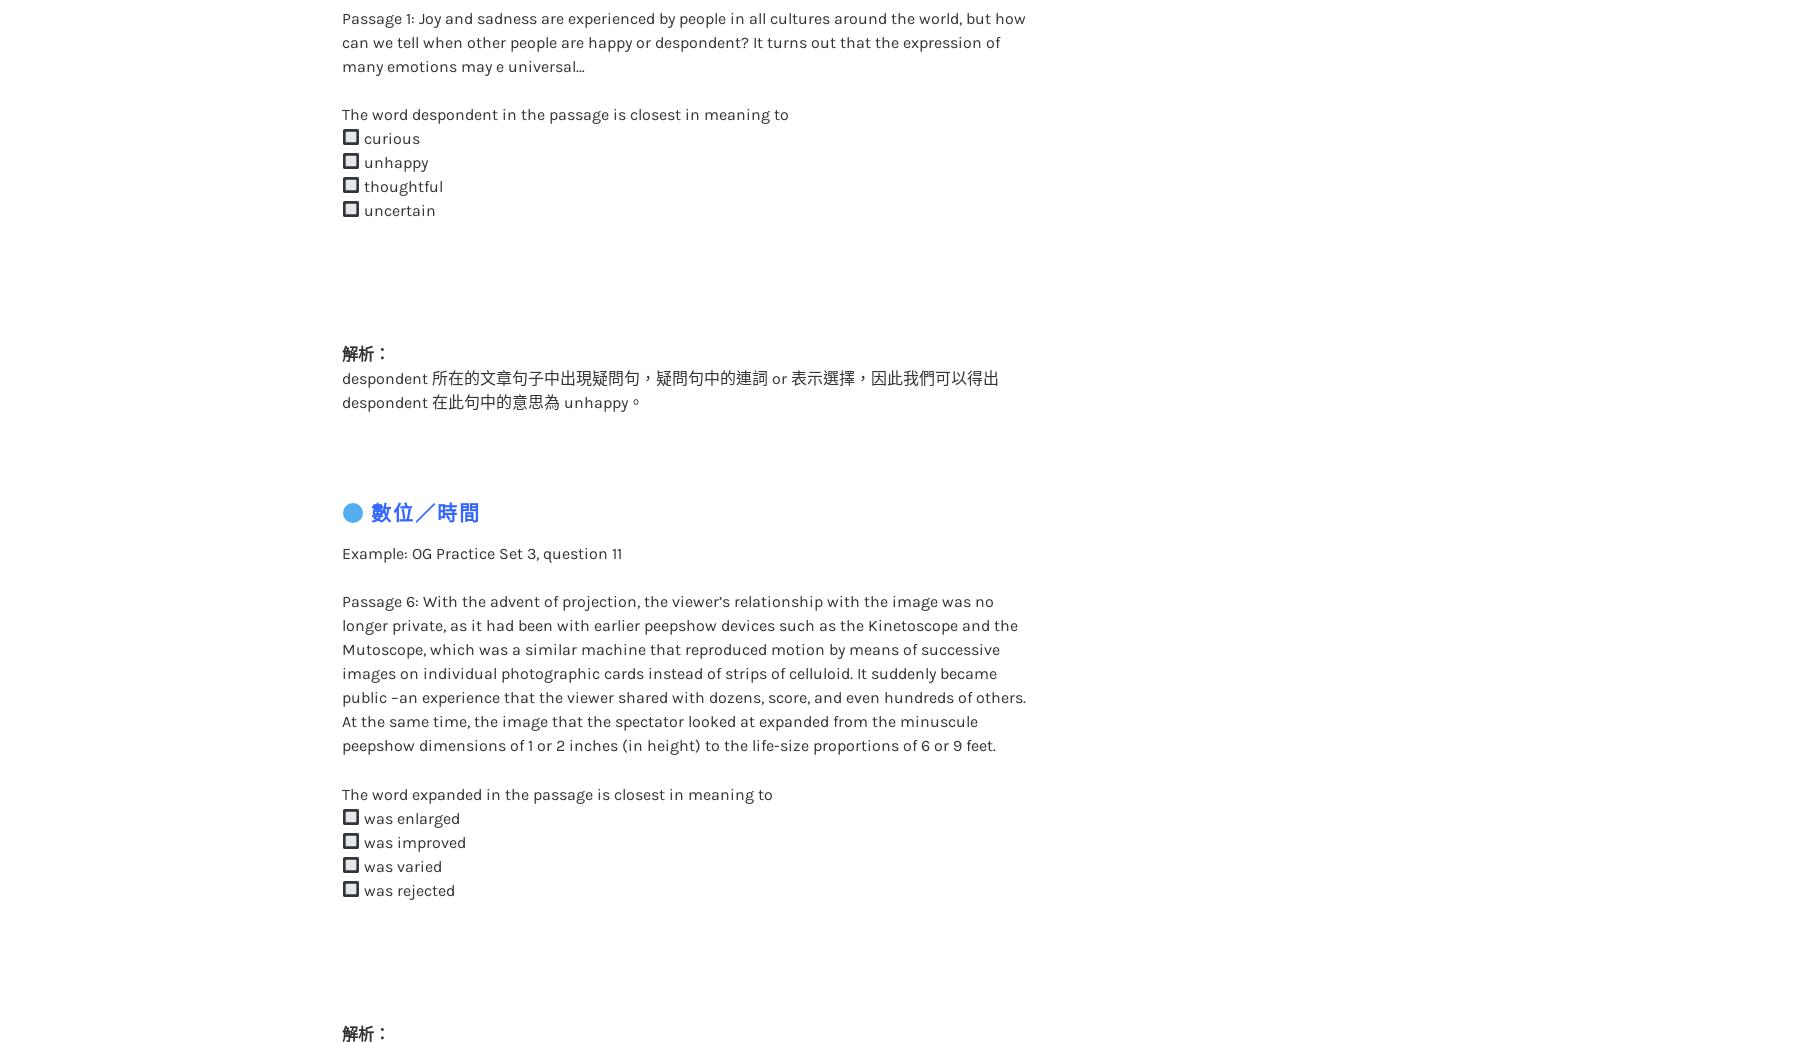 The width and height of the screenshot is (1803, 1042). Describe the element at coordinates (392, 121) in the screenshot. I see `'unhappy'` at that location.